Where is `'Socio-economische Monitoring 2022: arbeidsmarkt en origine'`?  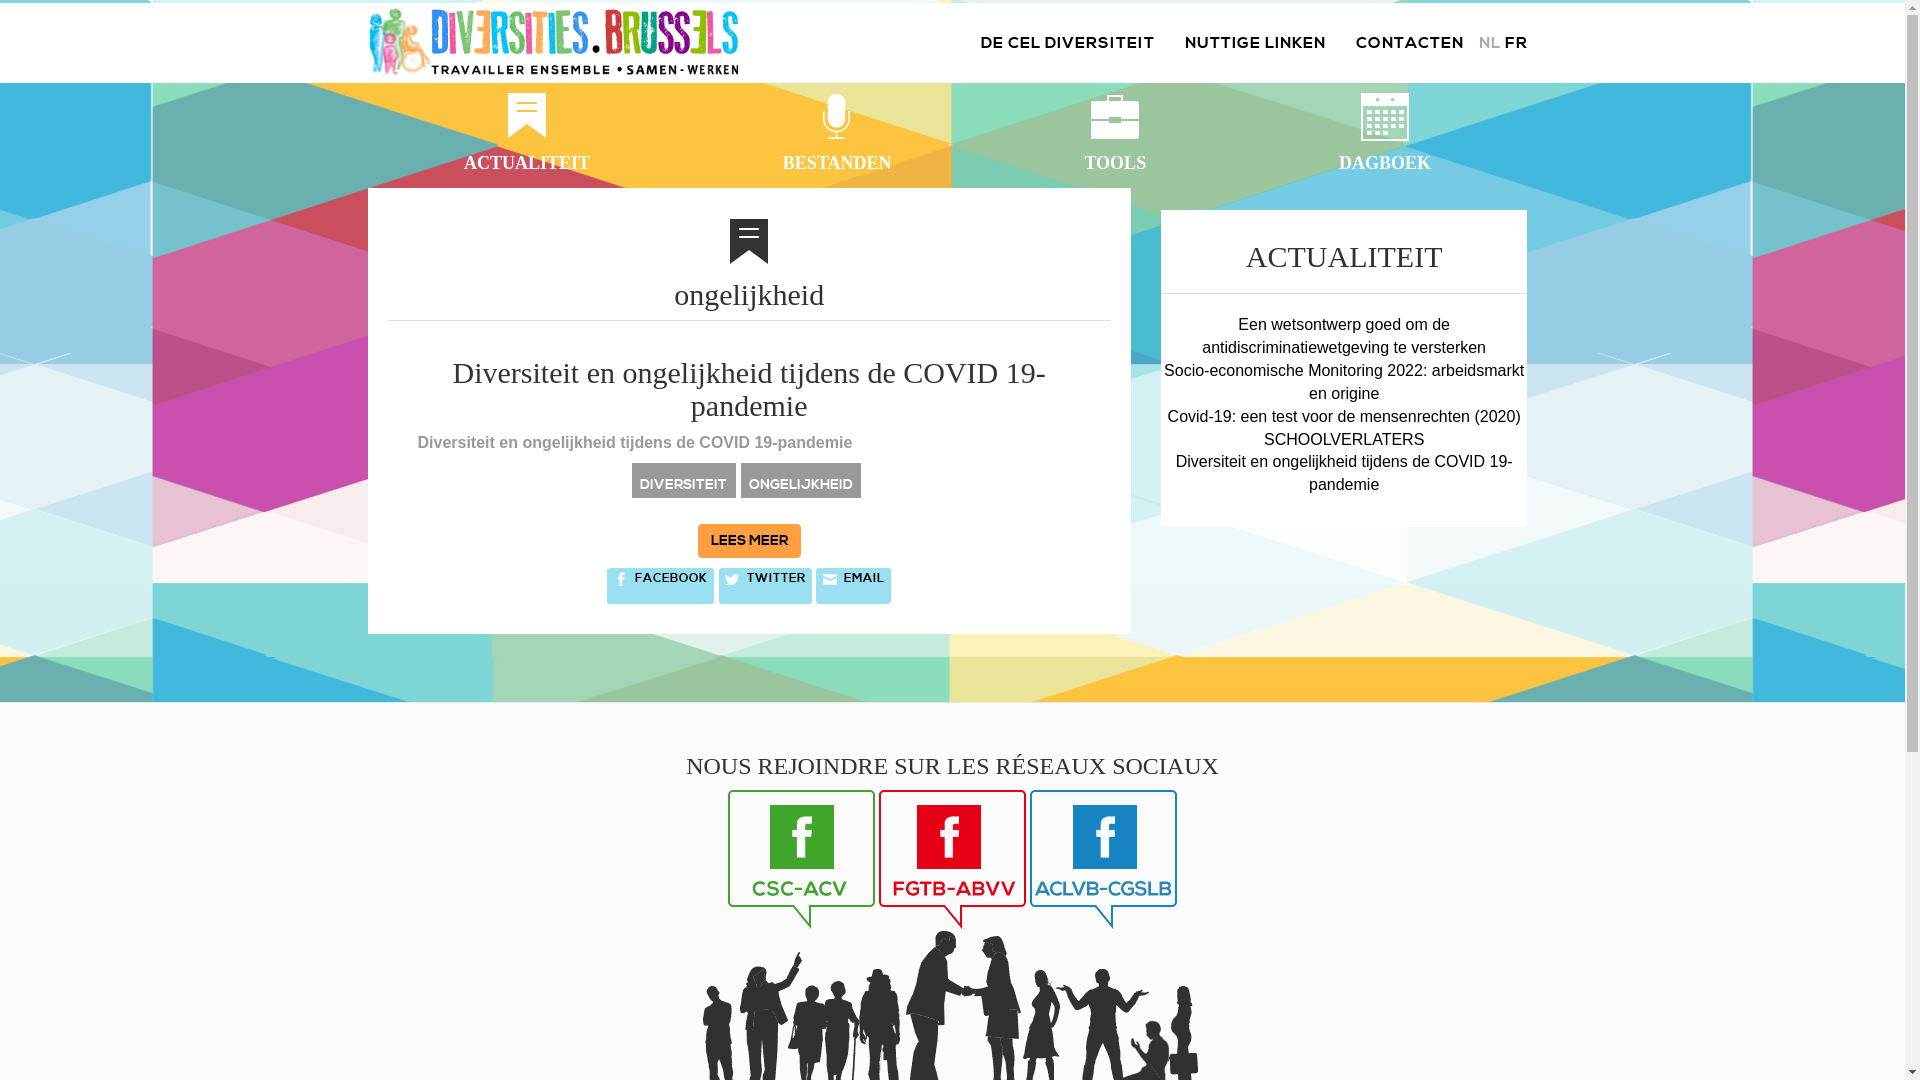 'Socio-economische Monitoring 2022: arbeidsmarkt en origine' is located at coordinates (1344, 381).